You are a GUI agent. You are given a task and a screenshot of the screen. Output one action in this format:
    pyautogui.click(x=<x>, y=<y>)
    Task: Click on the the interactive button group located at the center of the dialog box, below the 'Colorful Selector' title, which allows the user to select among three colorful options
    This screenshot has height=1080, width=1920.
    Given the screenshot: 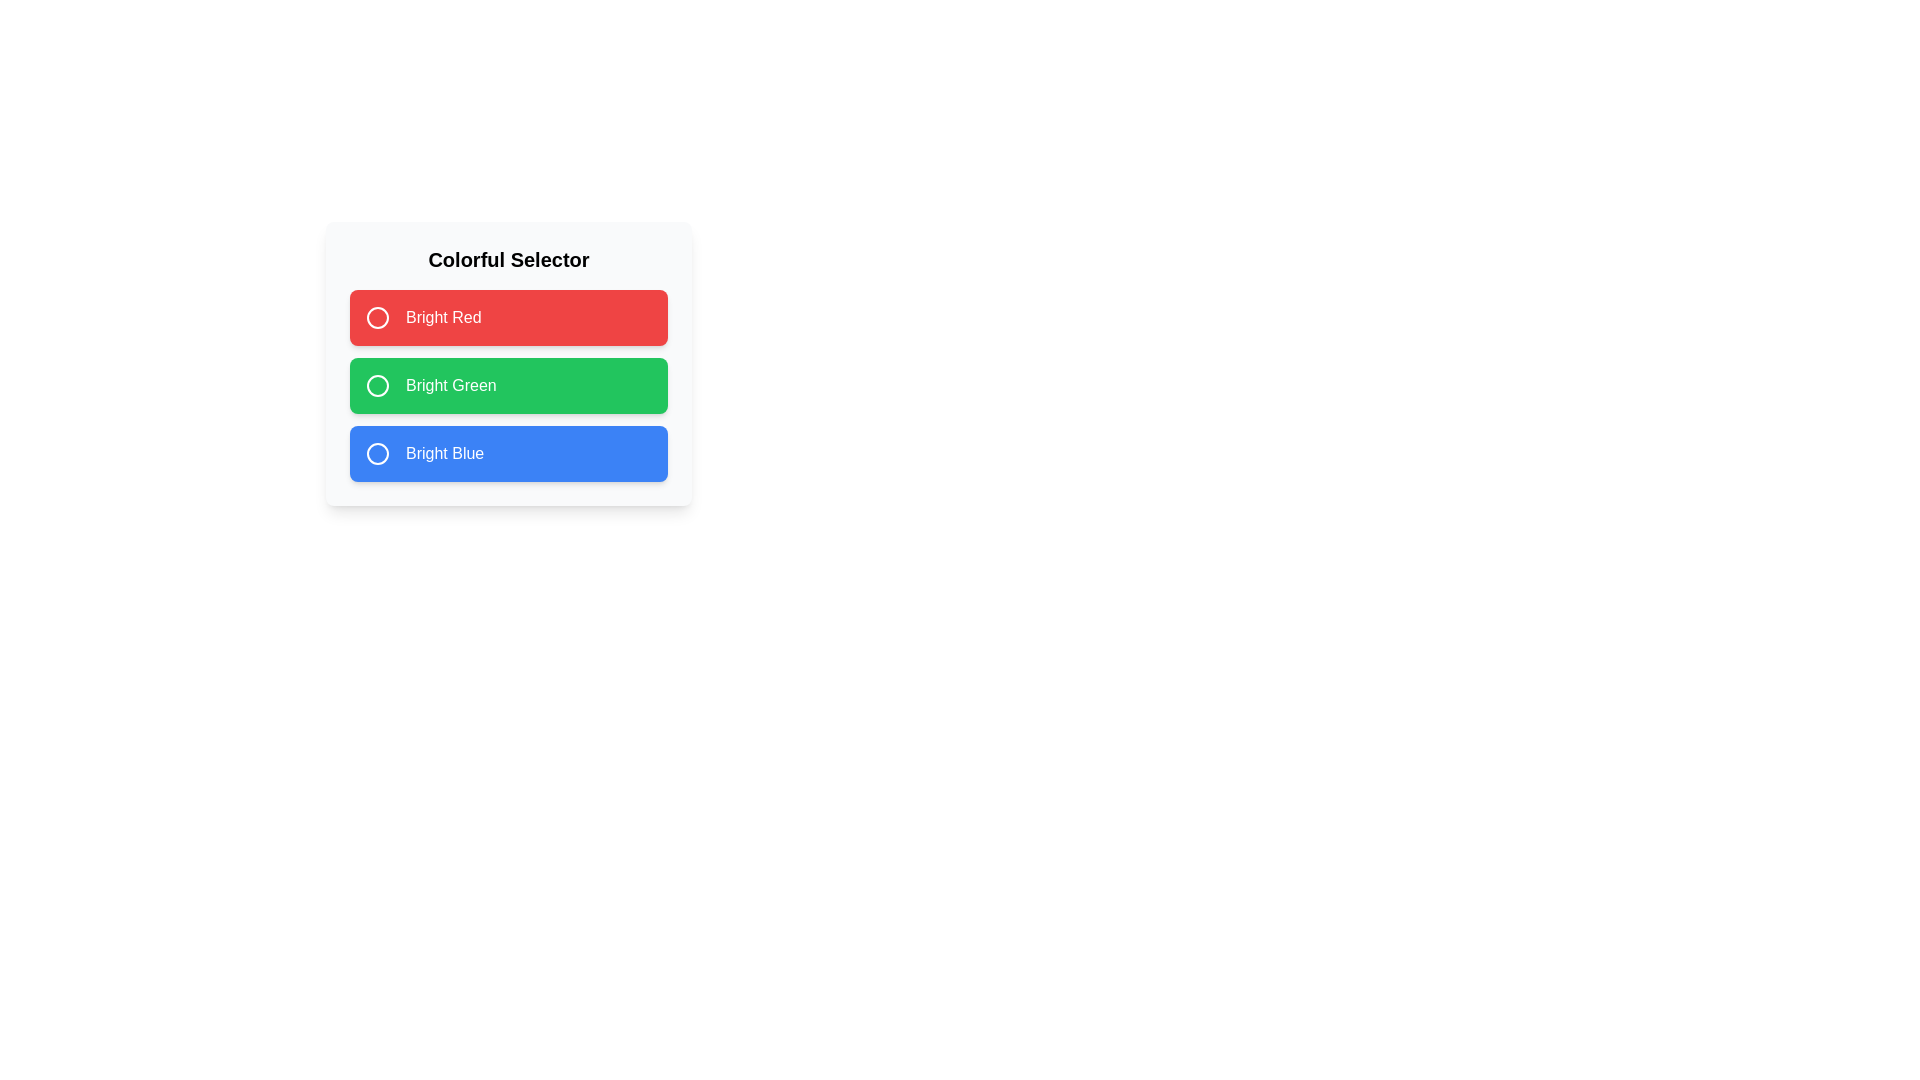 What is the action you would take?
    pyautogui.click(x=508, y=385)
    